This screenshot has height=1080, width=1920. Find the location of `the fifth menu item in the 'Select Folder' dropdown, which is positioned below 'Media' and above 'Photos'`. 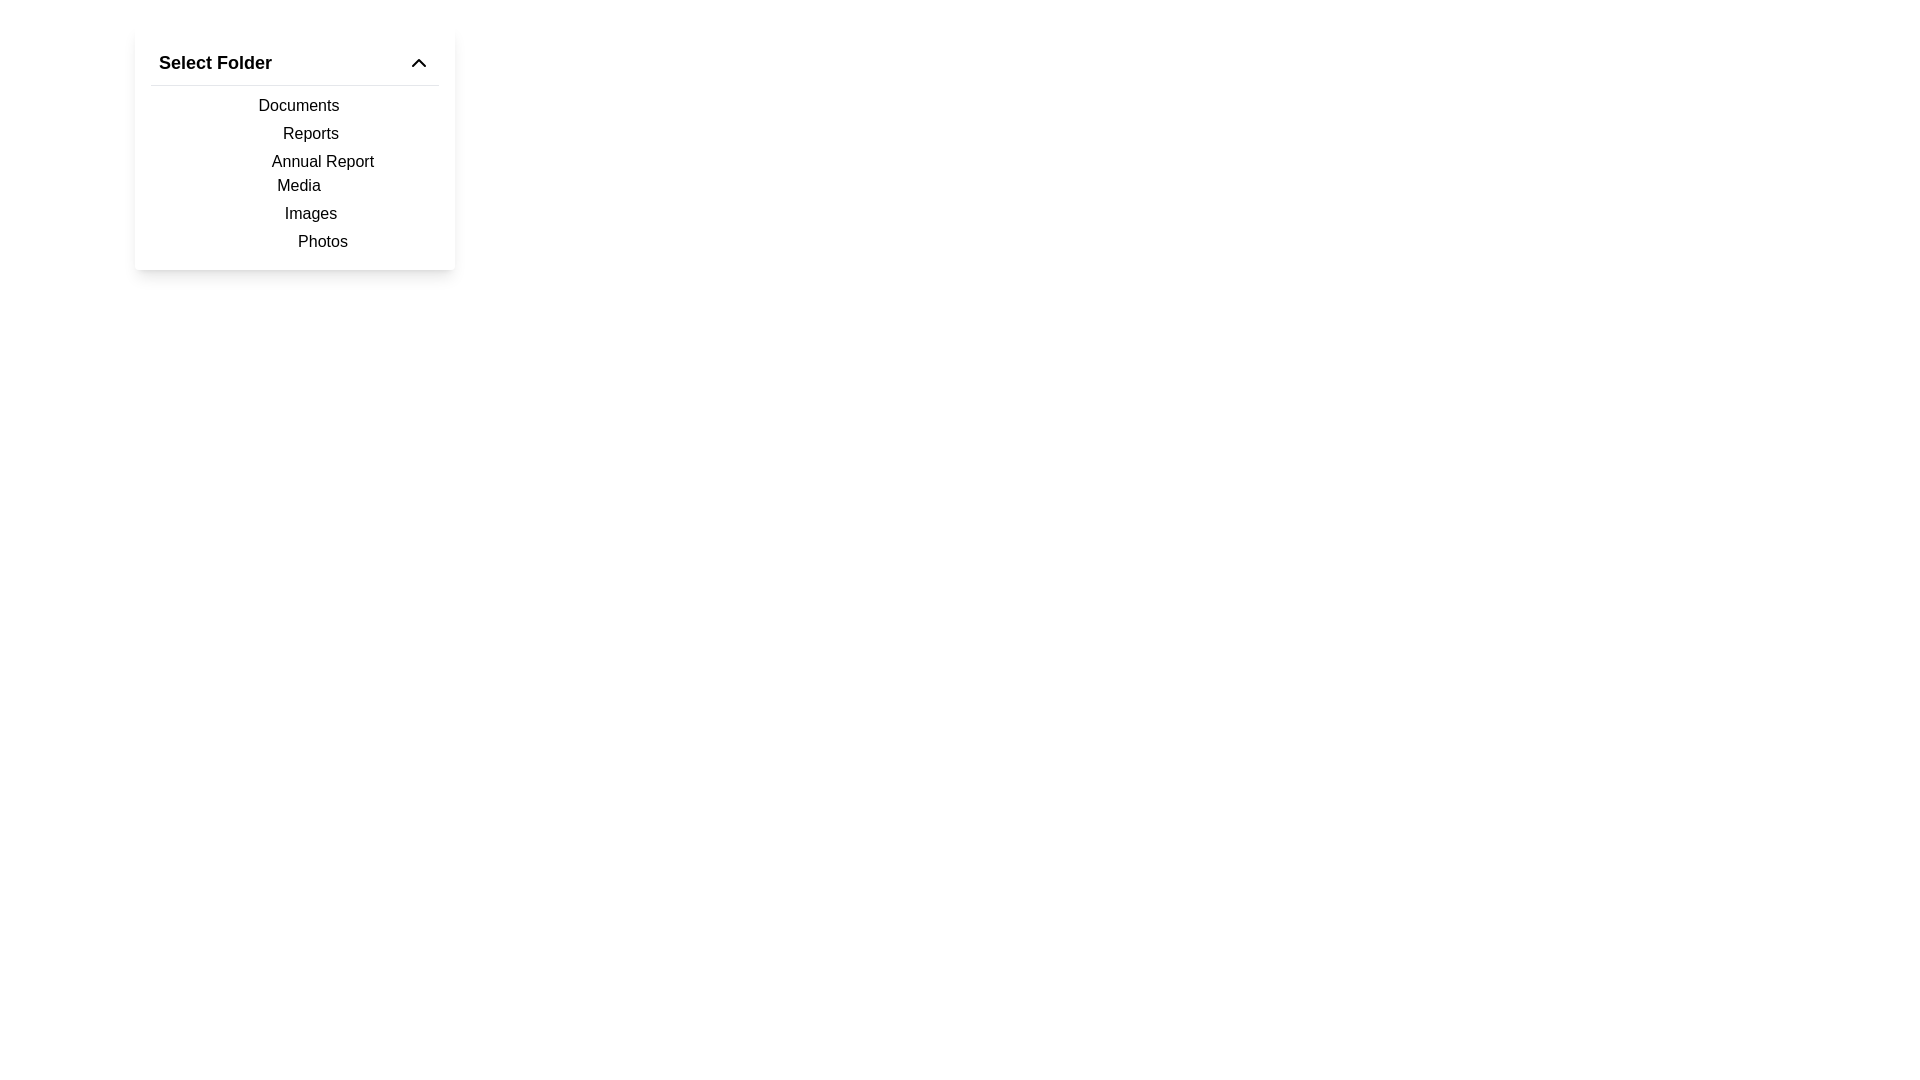

the fifth menu item in the 'Select Folder' dropdown, which is positioned below 'Media' and above 'Photos' is located at coordinates (310, 213).